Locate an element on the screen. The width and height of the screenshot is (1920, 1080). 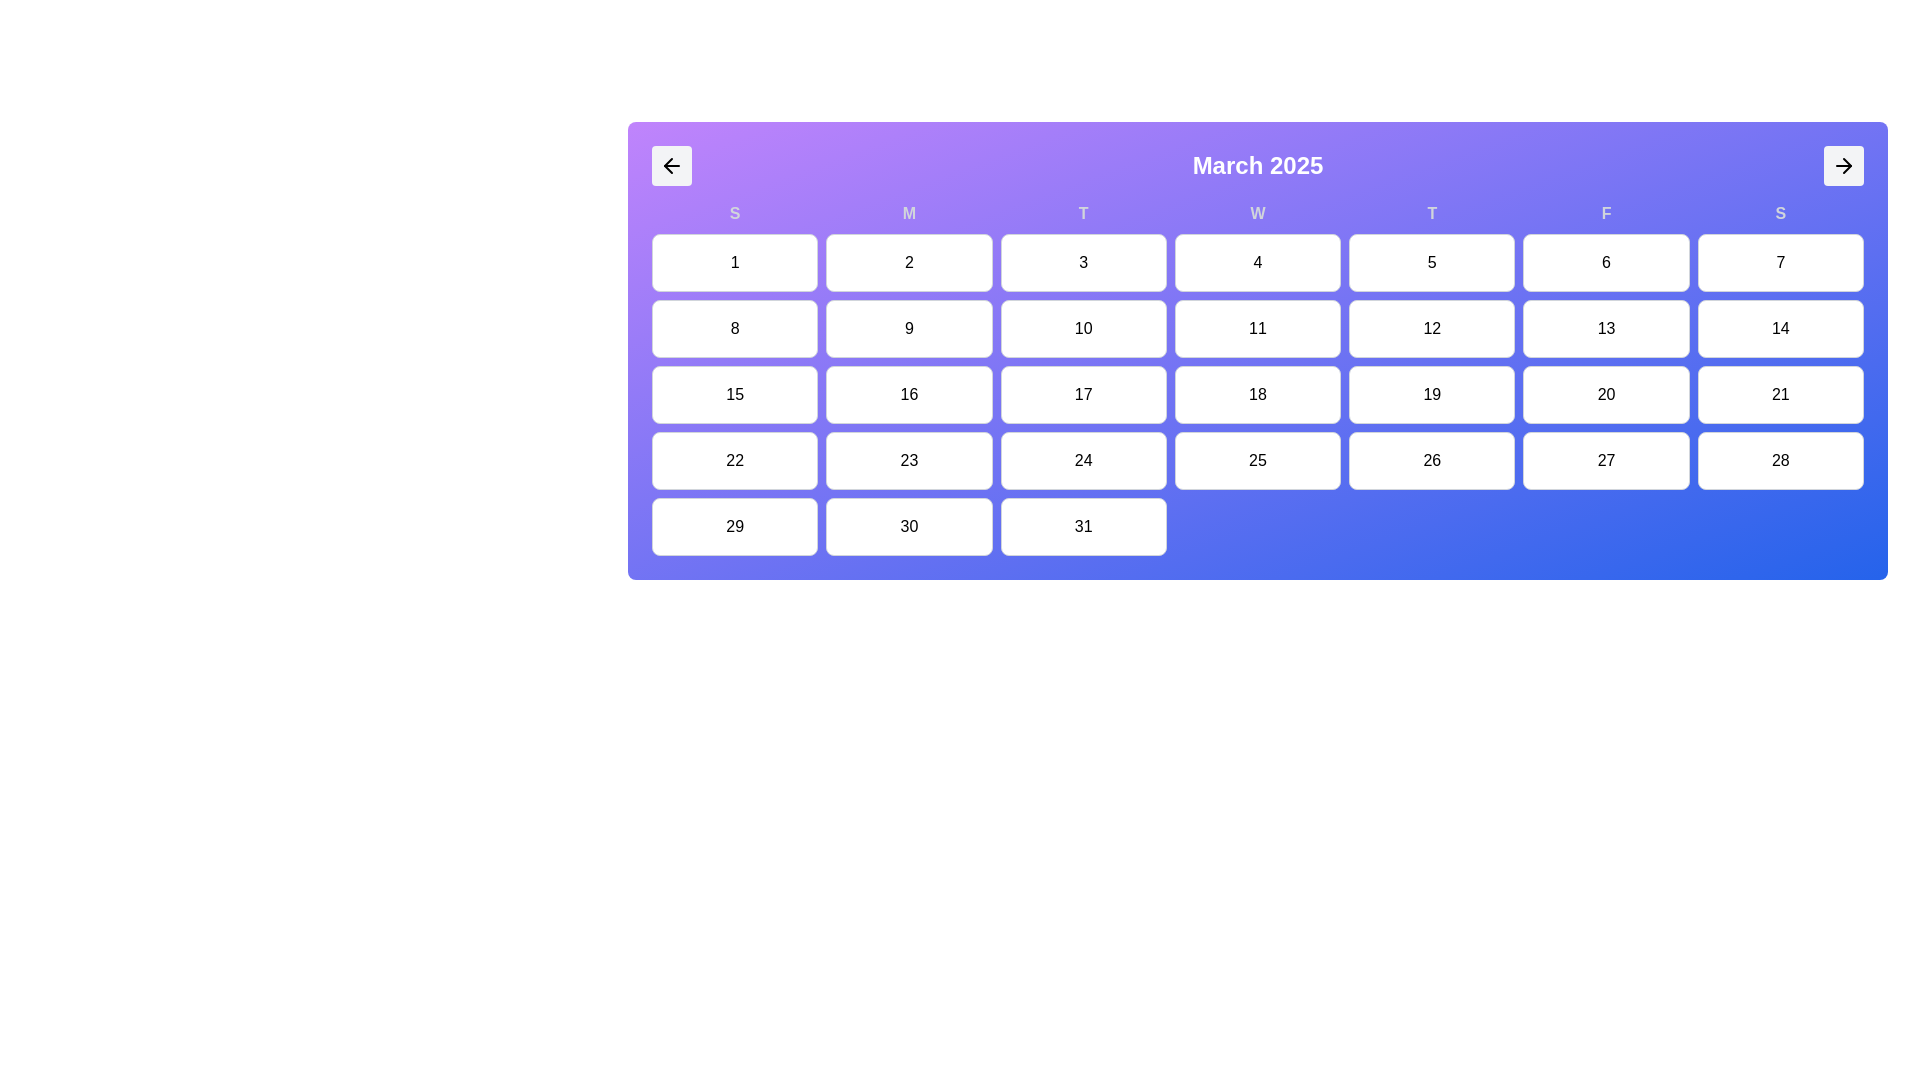
the text label displaying the character 'W' in bold font style, which is part of the calendar header for the days of the week, positioned above the calendar grid is located at coordinates (1256, 213).